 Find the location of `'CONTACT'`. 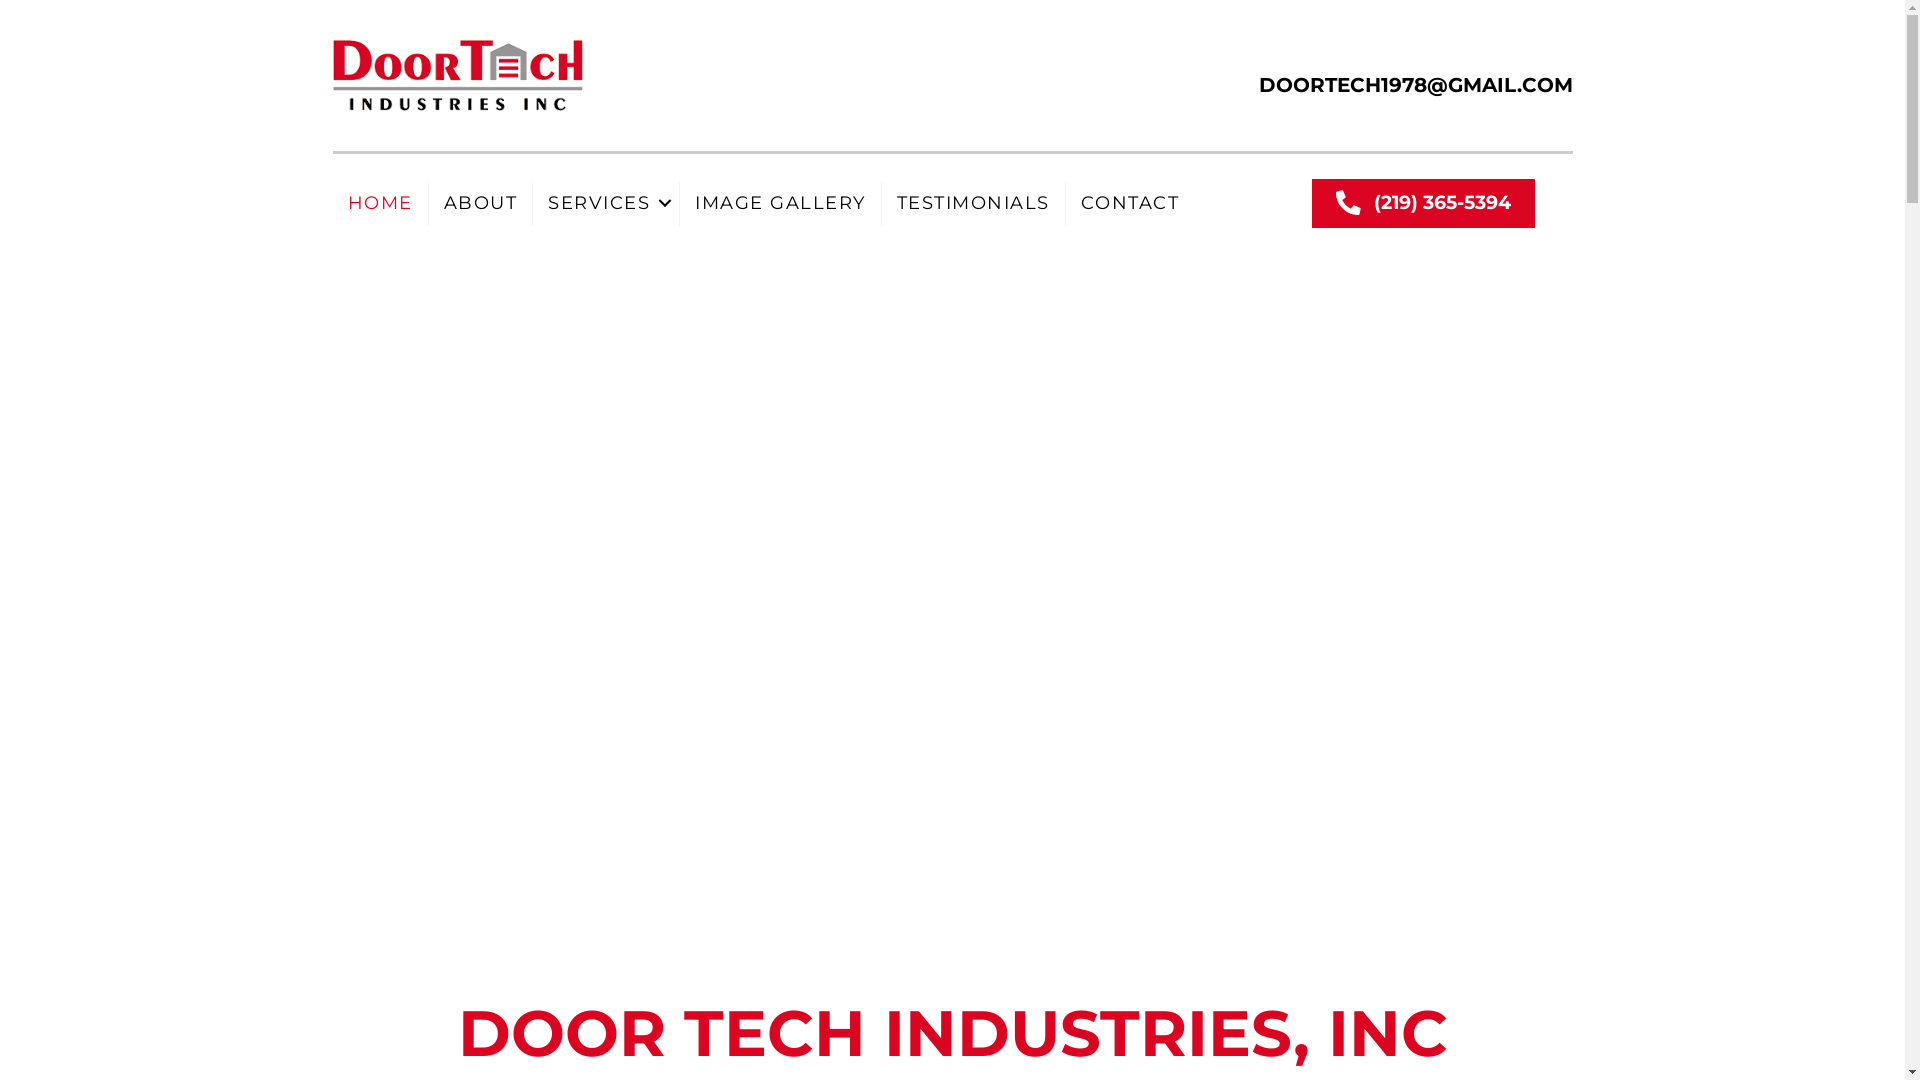

'CONTACT' is located at coordinates (1130, 203).